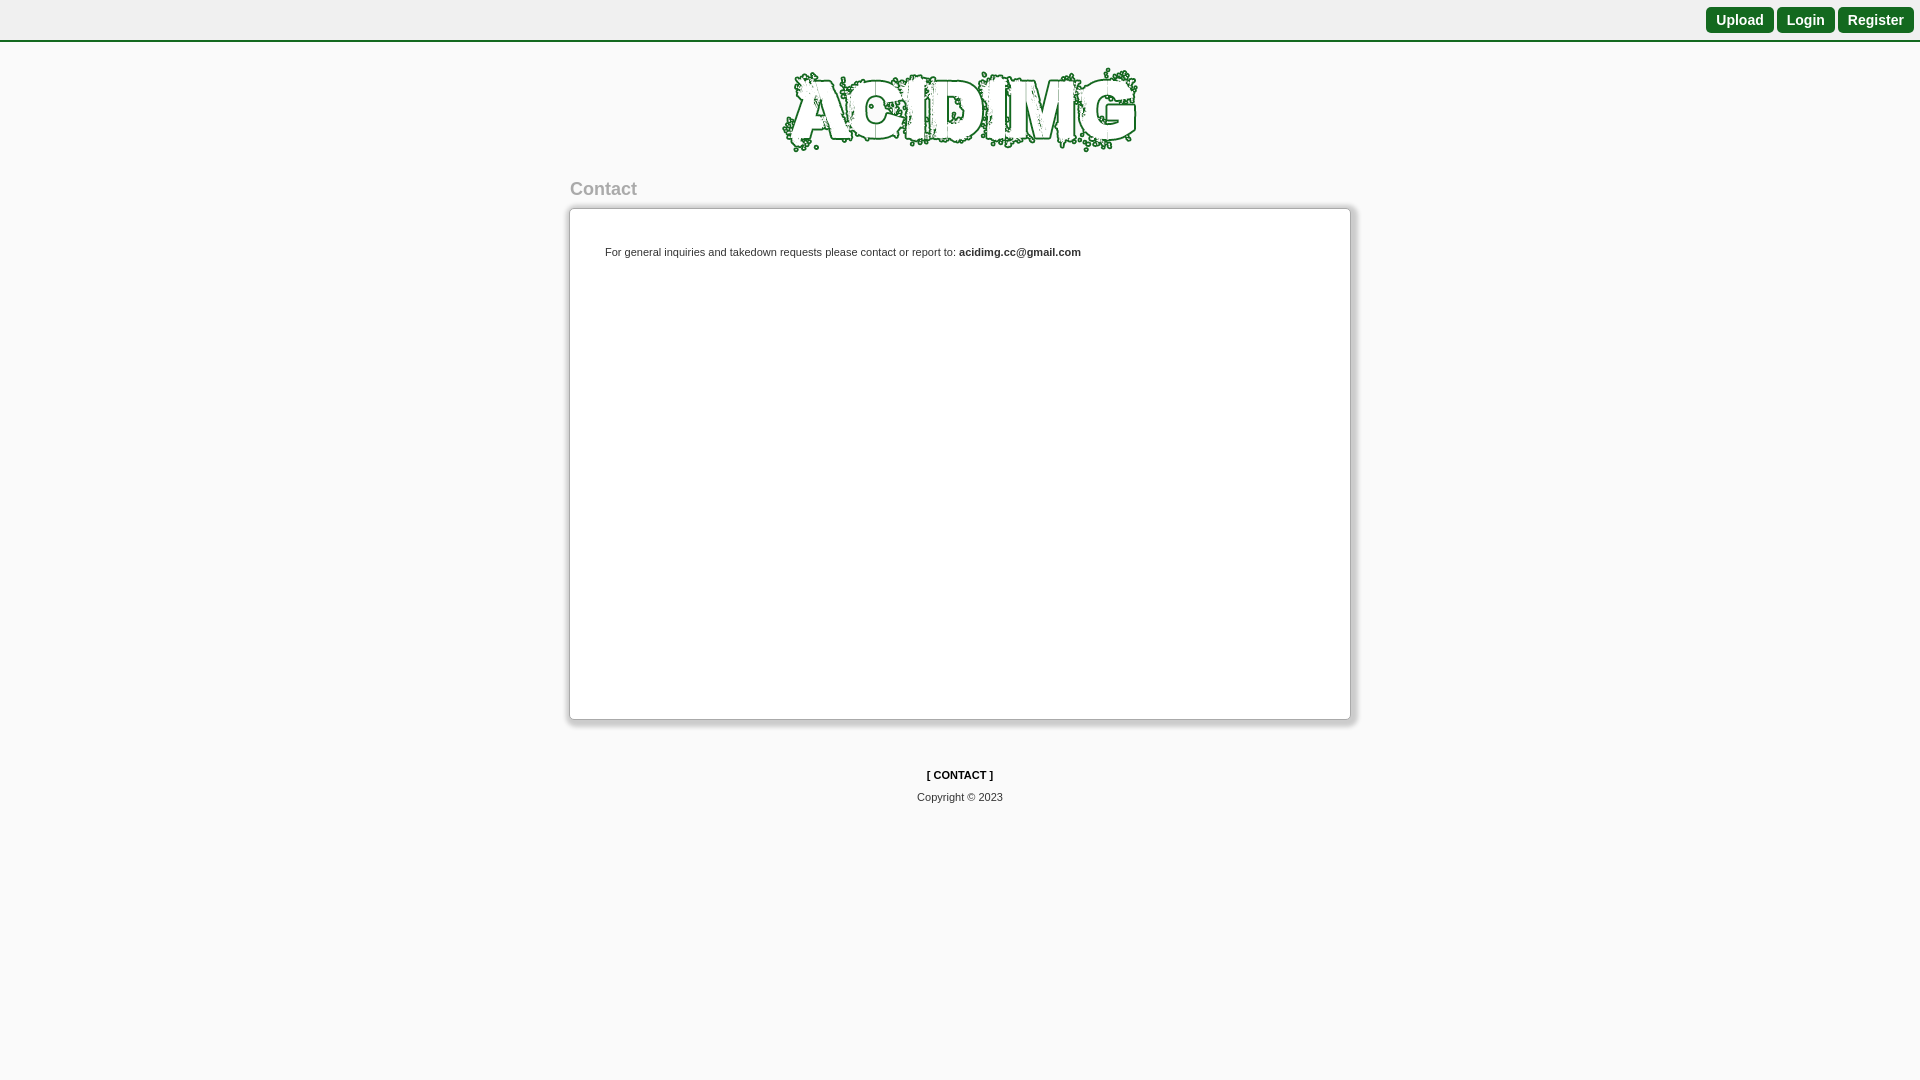 The height and width of the screenshot is (1080, 1920). What do you see at coordinates (1805, 19) in the screenshot?
I see `'Login'` at bounding box center [1805, 19].